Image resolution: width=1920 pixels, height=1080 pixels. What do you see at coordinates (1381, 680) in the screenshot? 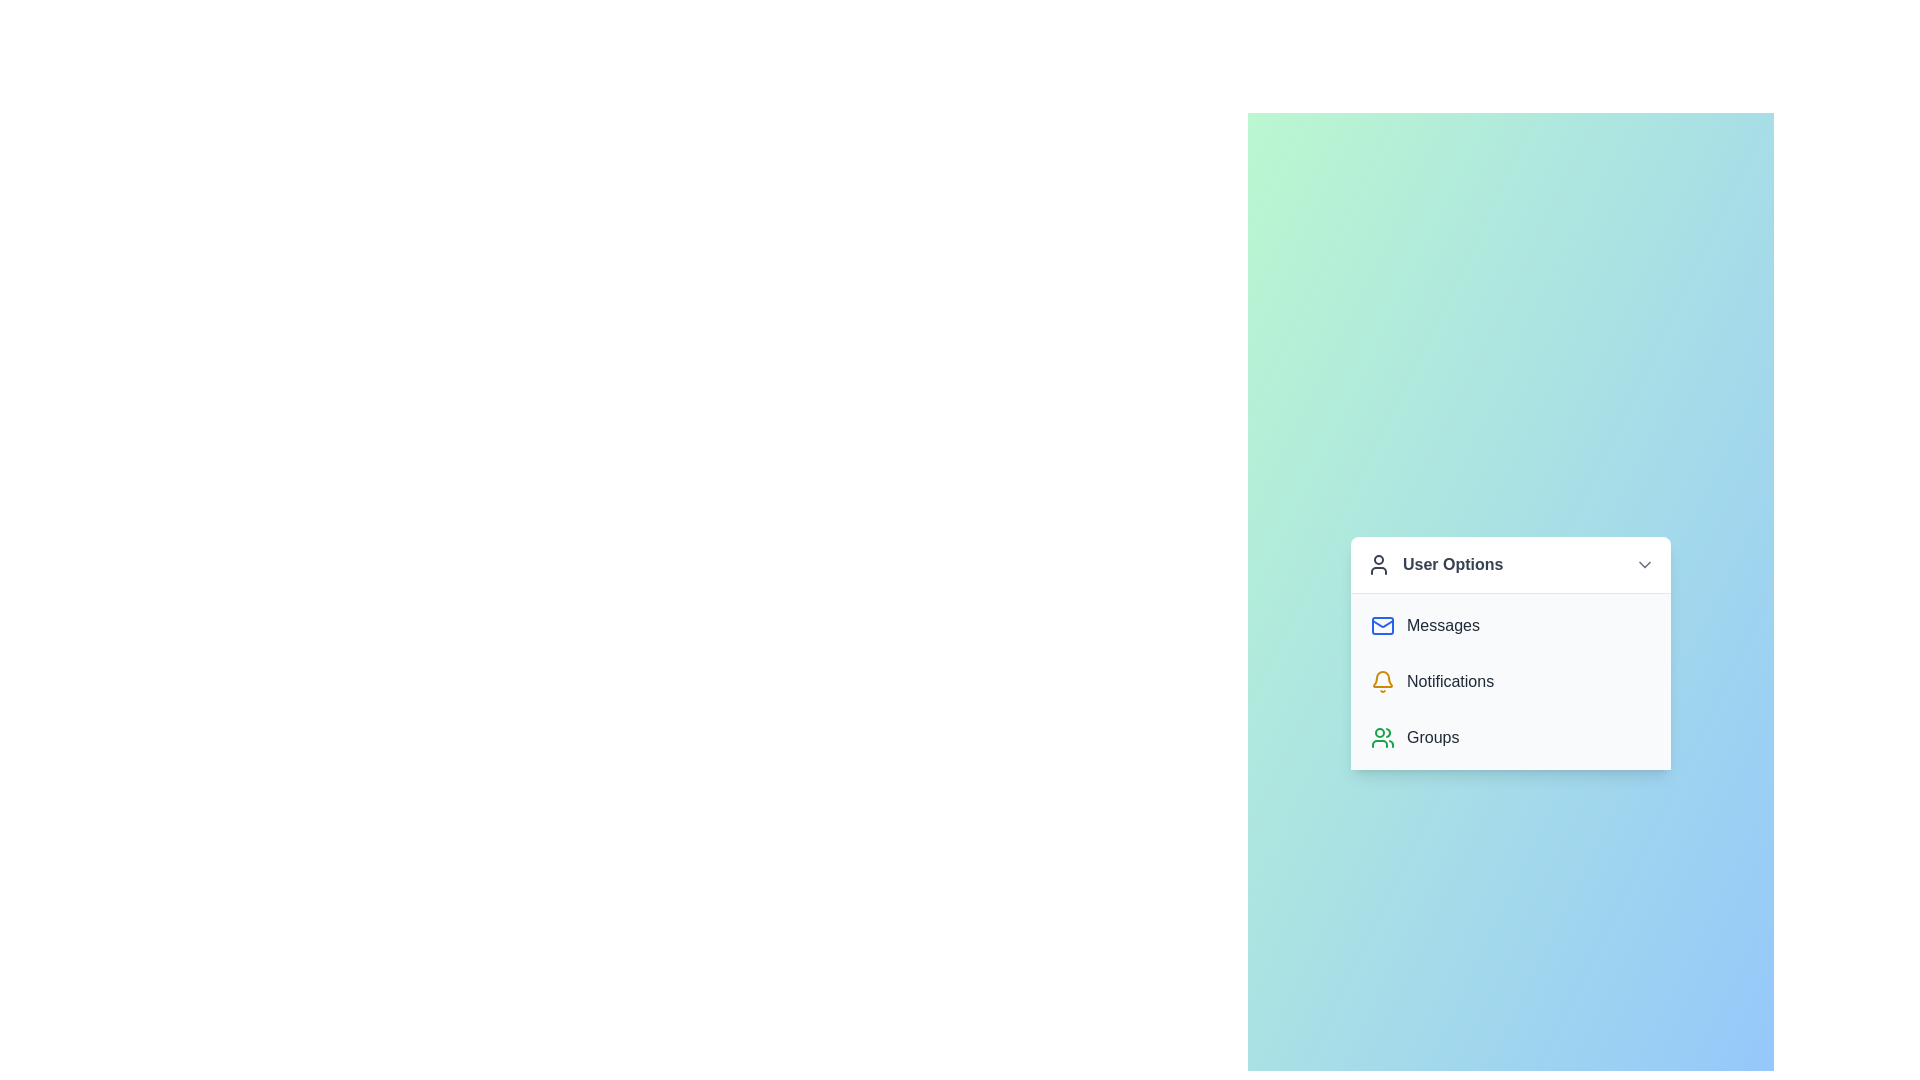
I see `the yellow bell icon located to the left of the 'Notifications' text in the user dropdown menu` at bounding box center [1381, 680].